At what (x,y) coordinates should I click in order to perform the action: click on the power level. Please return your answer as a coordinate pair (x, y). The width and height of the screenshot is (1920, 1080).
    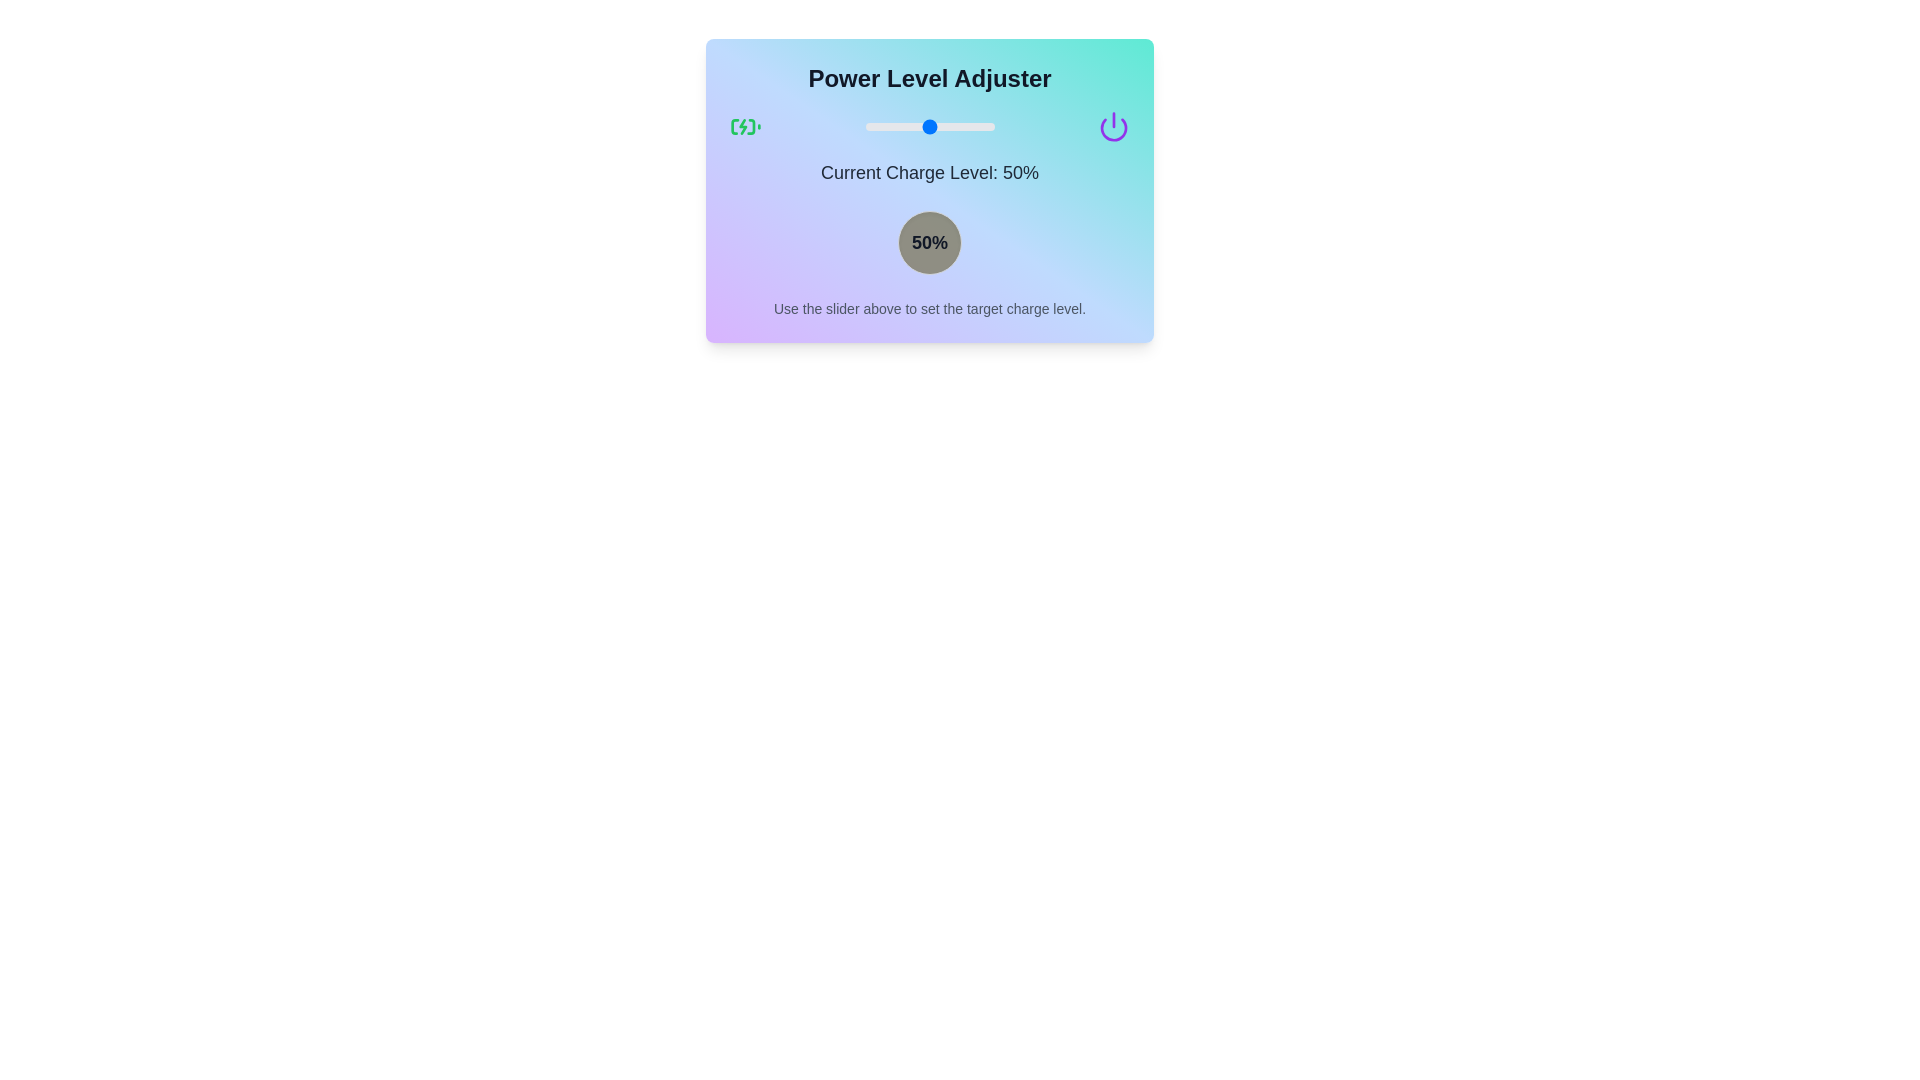
    Looking at the image, I should click on (932, 127).